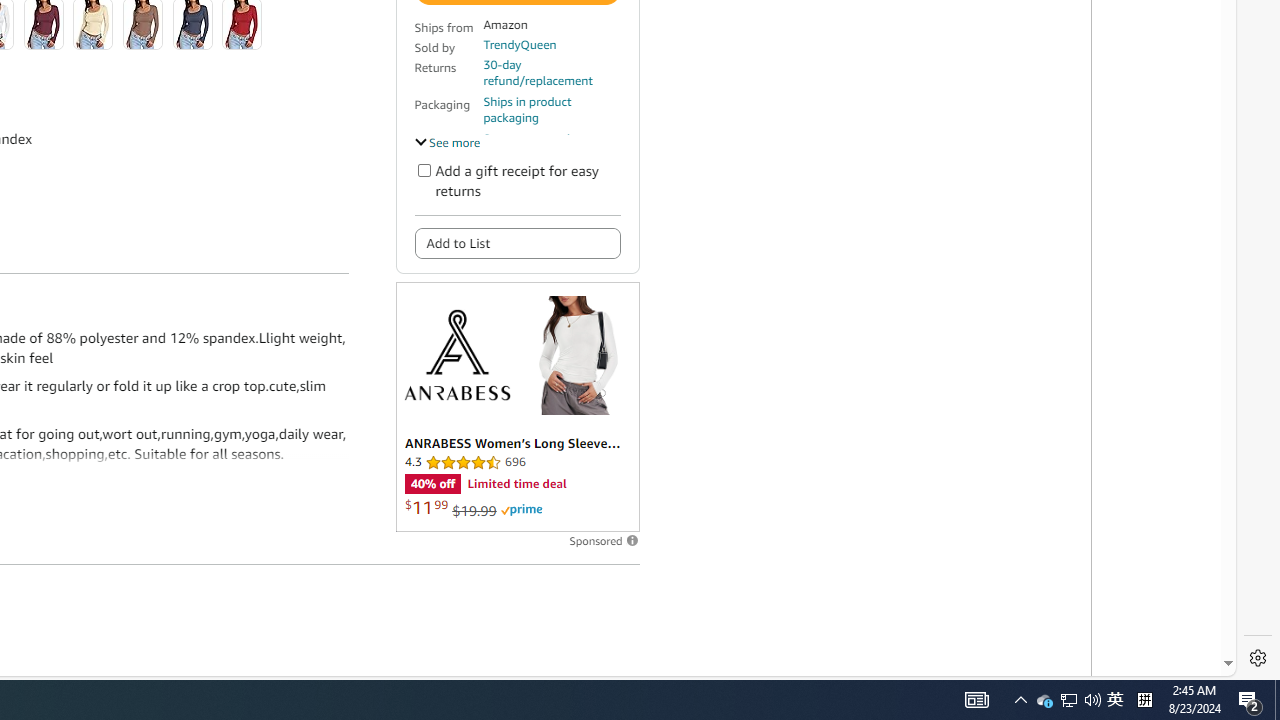  Describe the element at coordinates (521, 509) in the screenshot. I see `'Prime'` at that location.